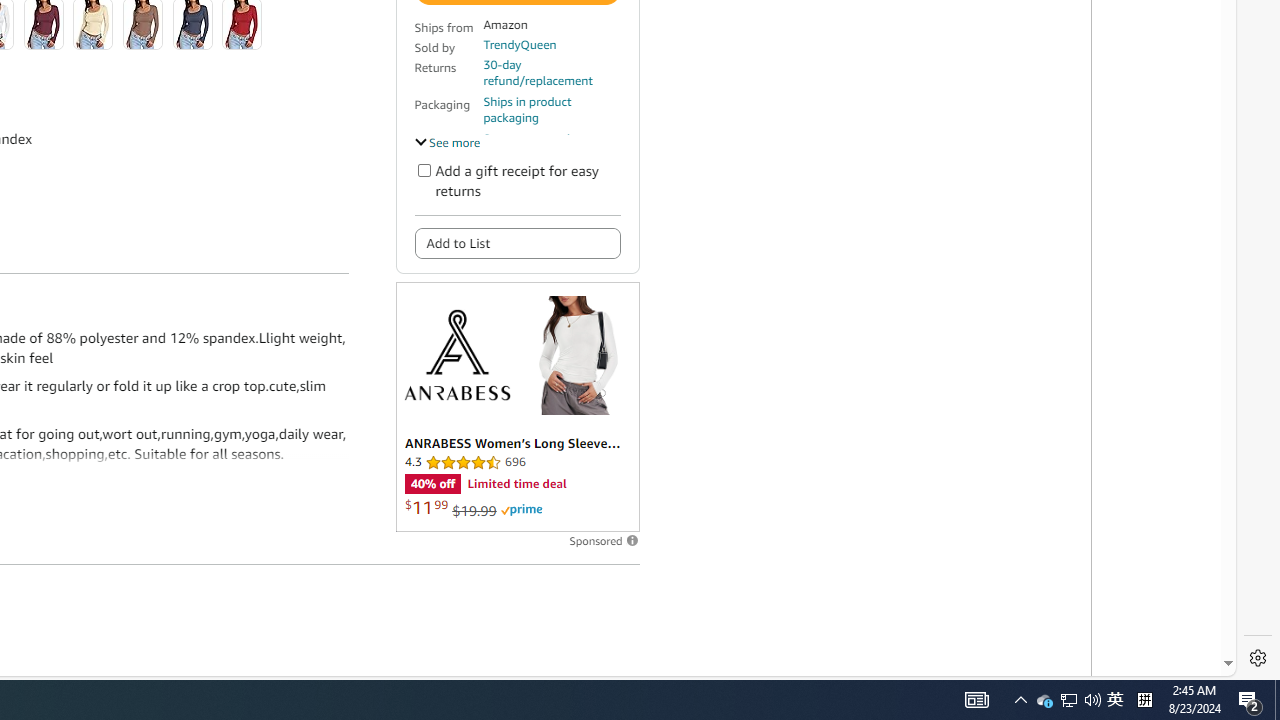  Describe the element at coordinates (521, 509) in the screenshot. I see `'Prime'` at that location.